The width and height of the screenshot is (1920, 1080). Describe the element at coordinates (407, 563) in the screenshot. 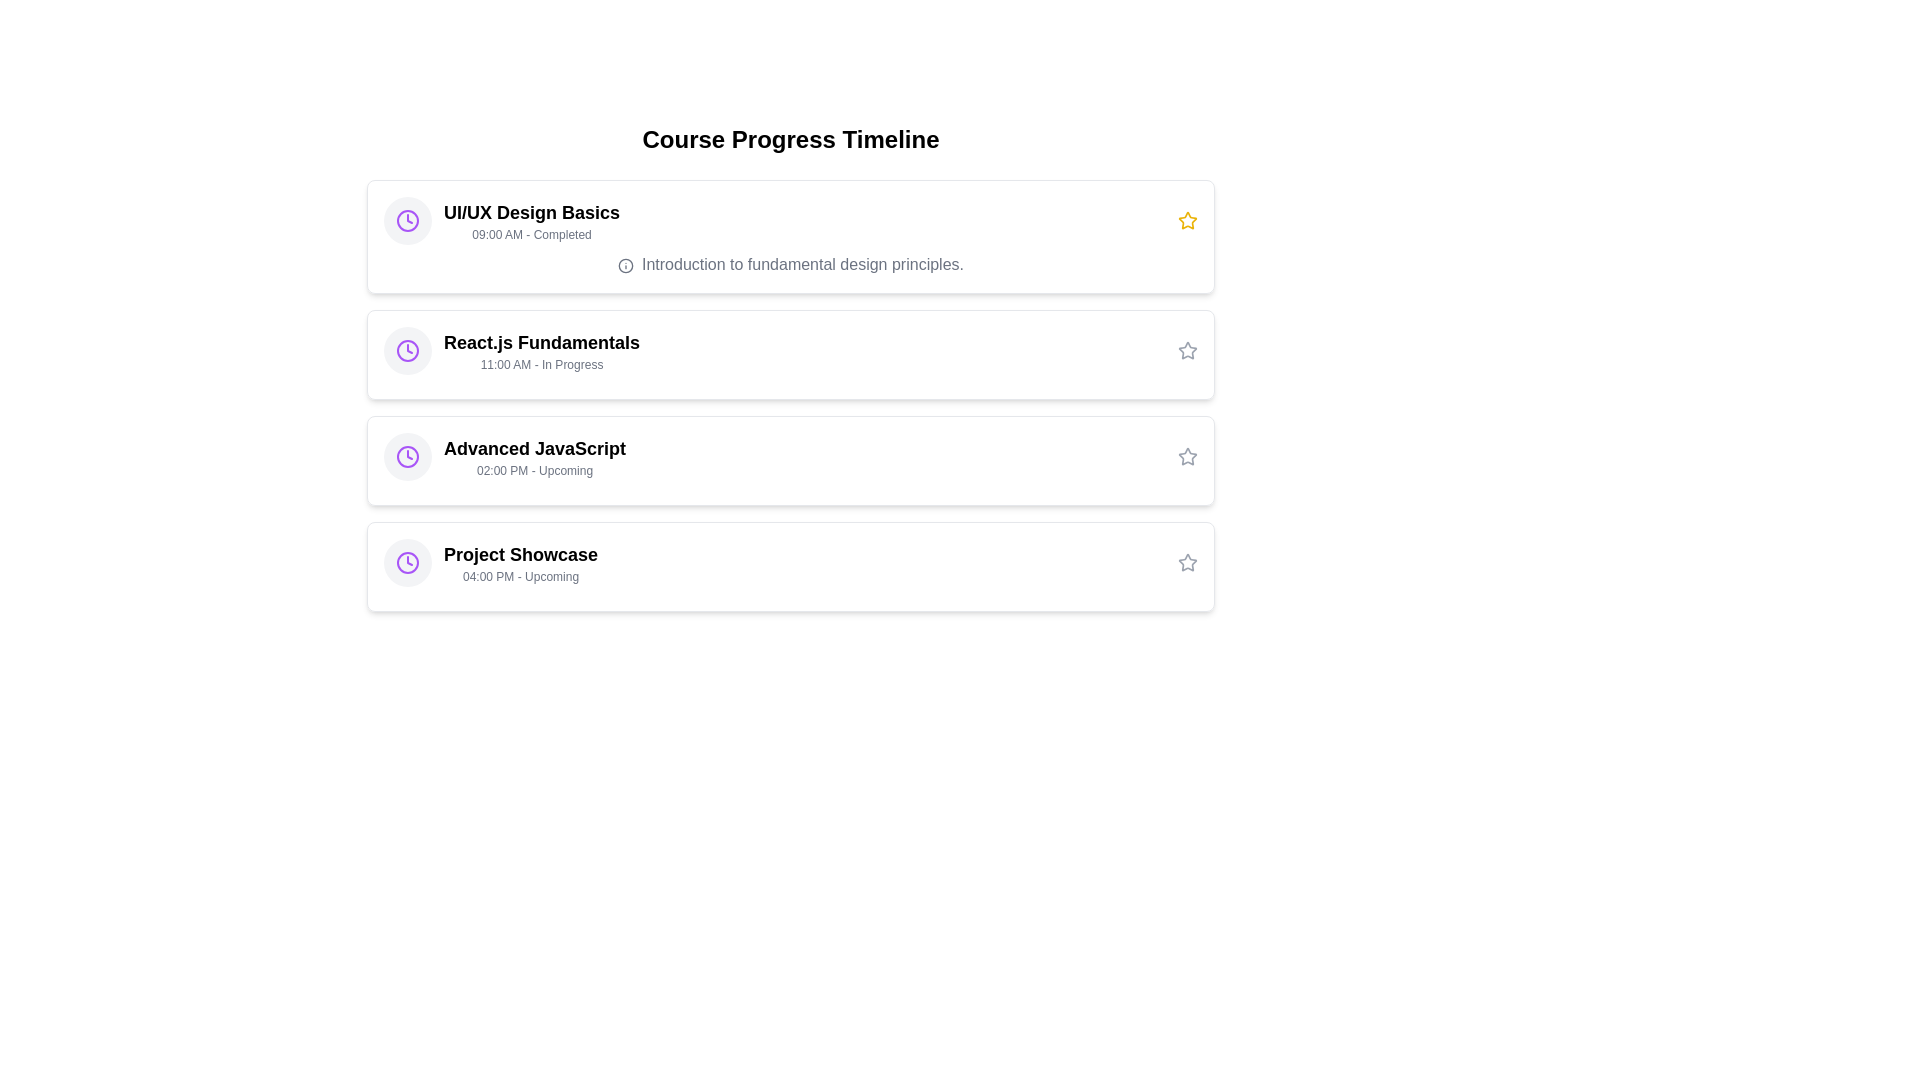

I see `the clock icon representing the scheduled time for the 'Project Showcase' event located at the start of its row` at that location.